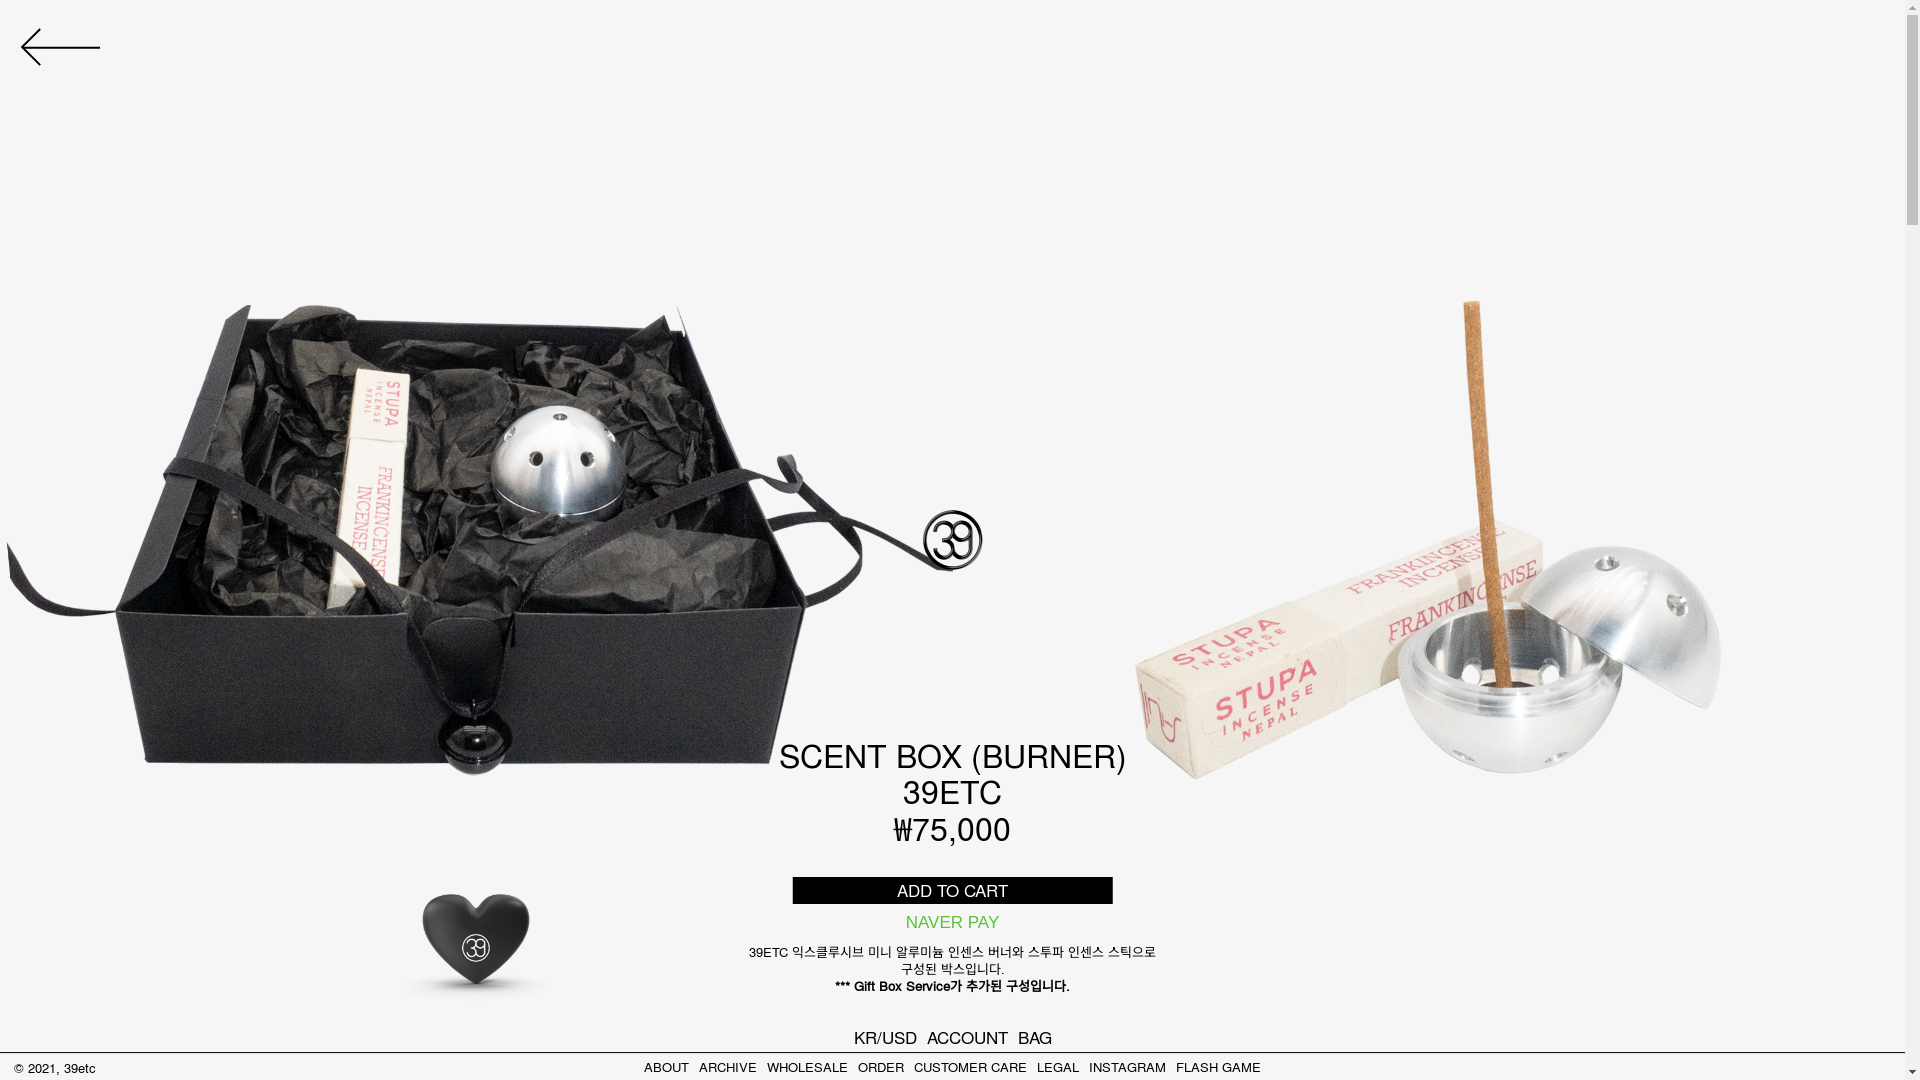 The image size is (1920, 1080). What do you see at coordinates (727, 1065) in the screenshot?
I see `'ARCHIVE'` at bounding box center [727, 1065].